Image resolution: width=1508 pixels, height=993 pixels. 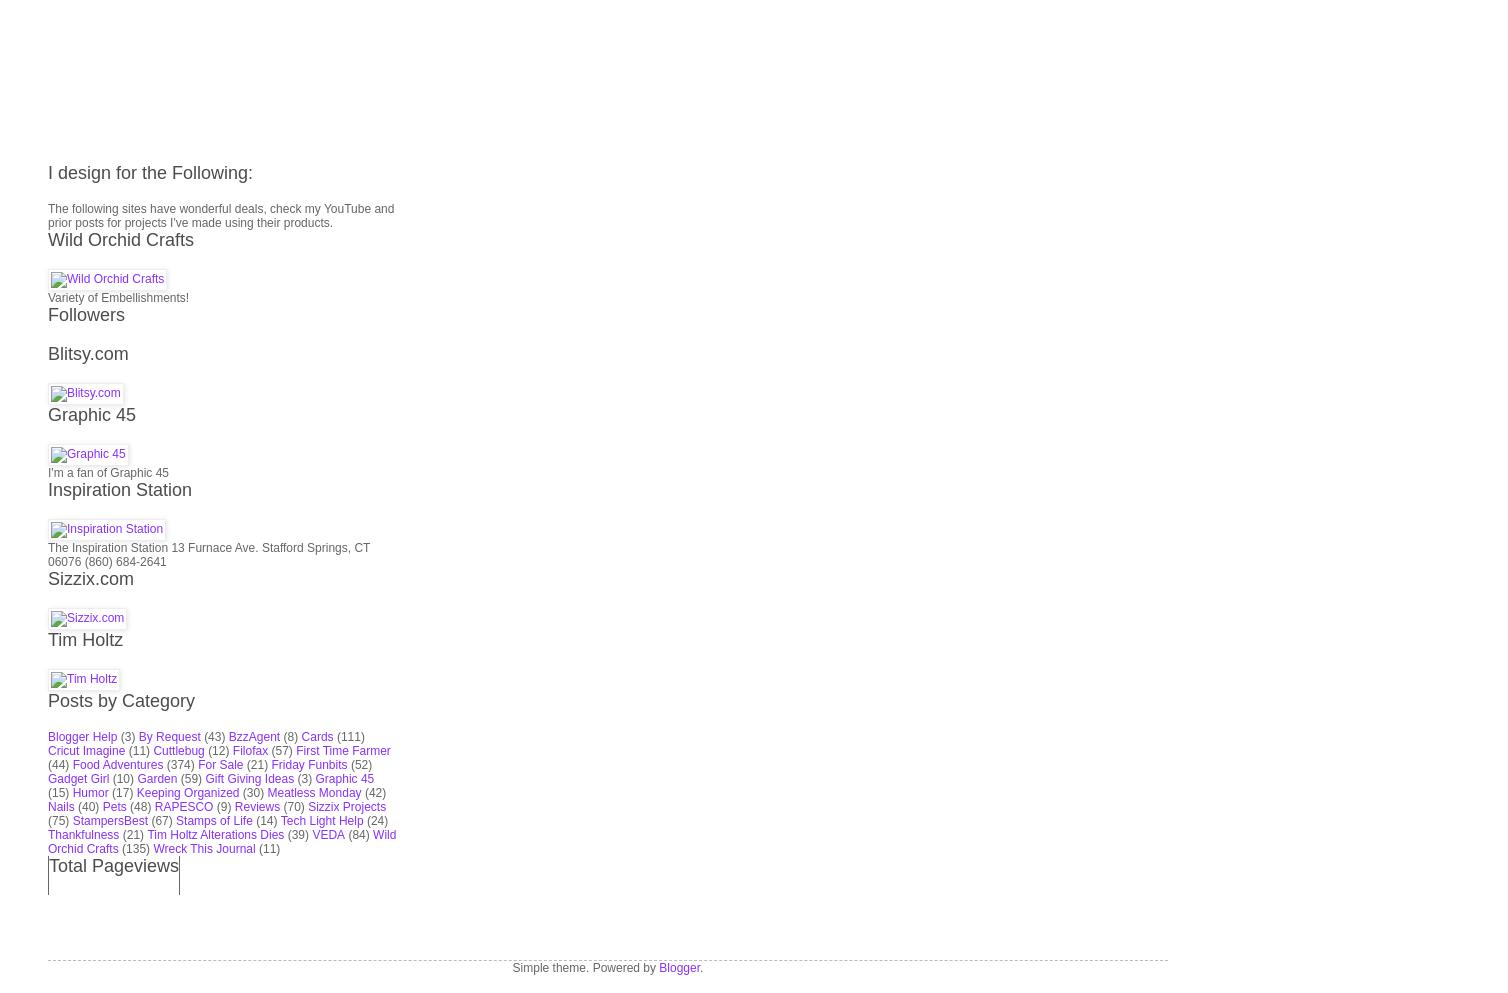 I want to click on '(135)', so click(x=136, y=609).